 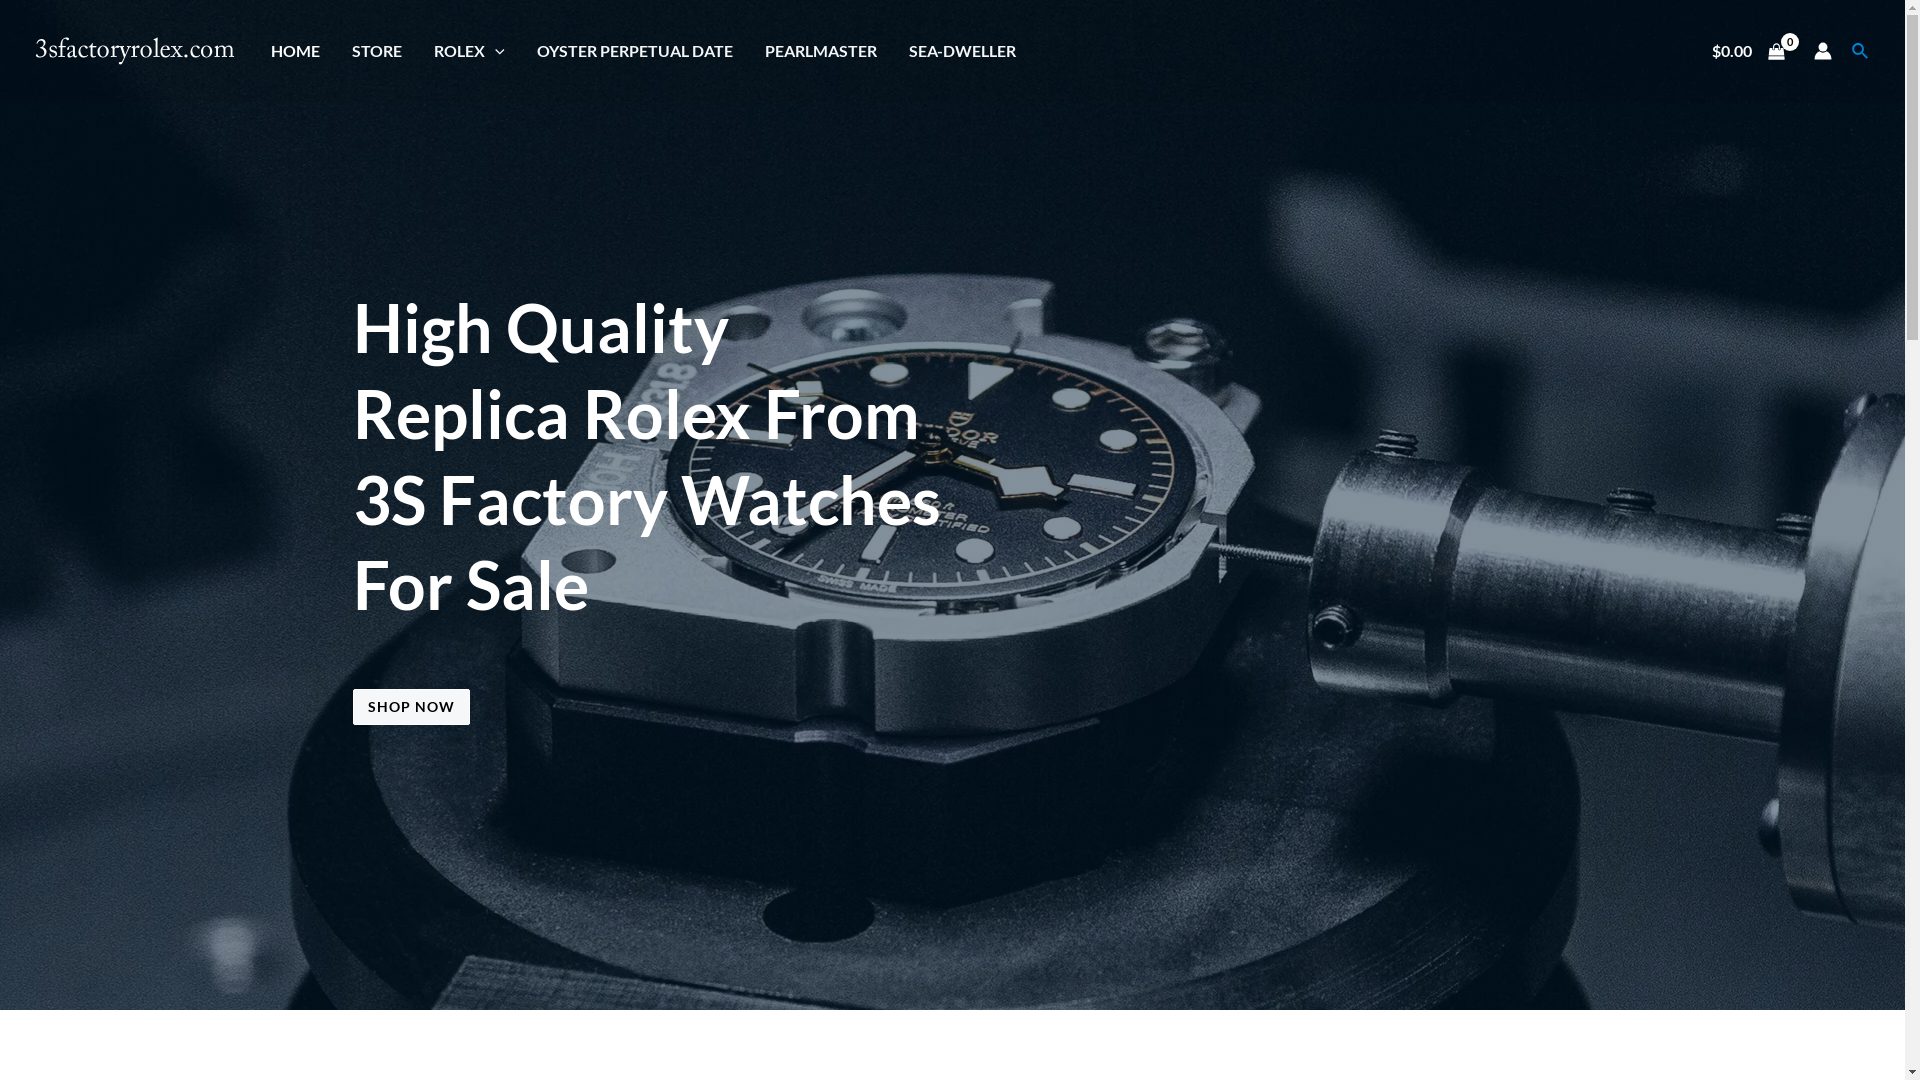 I want to click on 'ROLEX', so click(x=416, y=49).